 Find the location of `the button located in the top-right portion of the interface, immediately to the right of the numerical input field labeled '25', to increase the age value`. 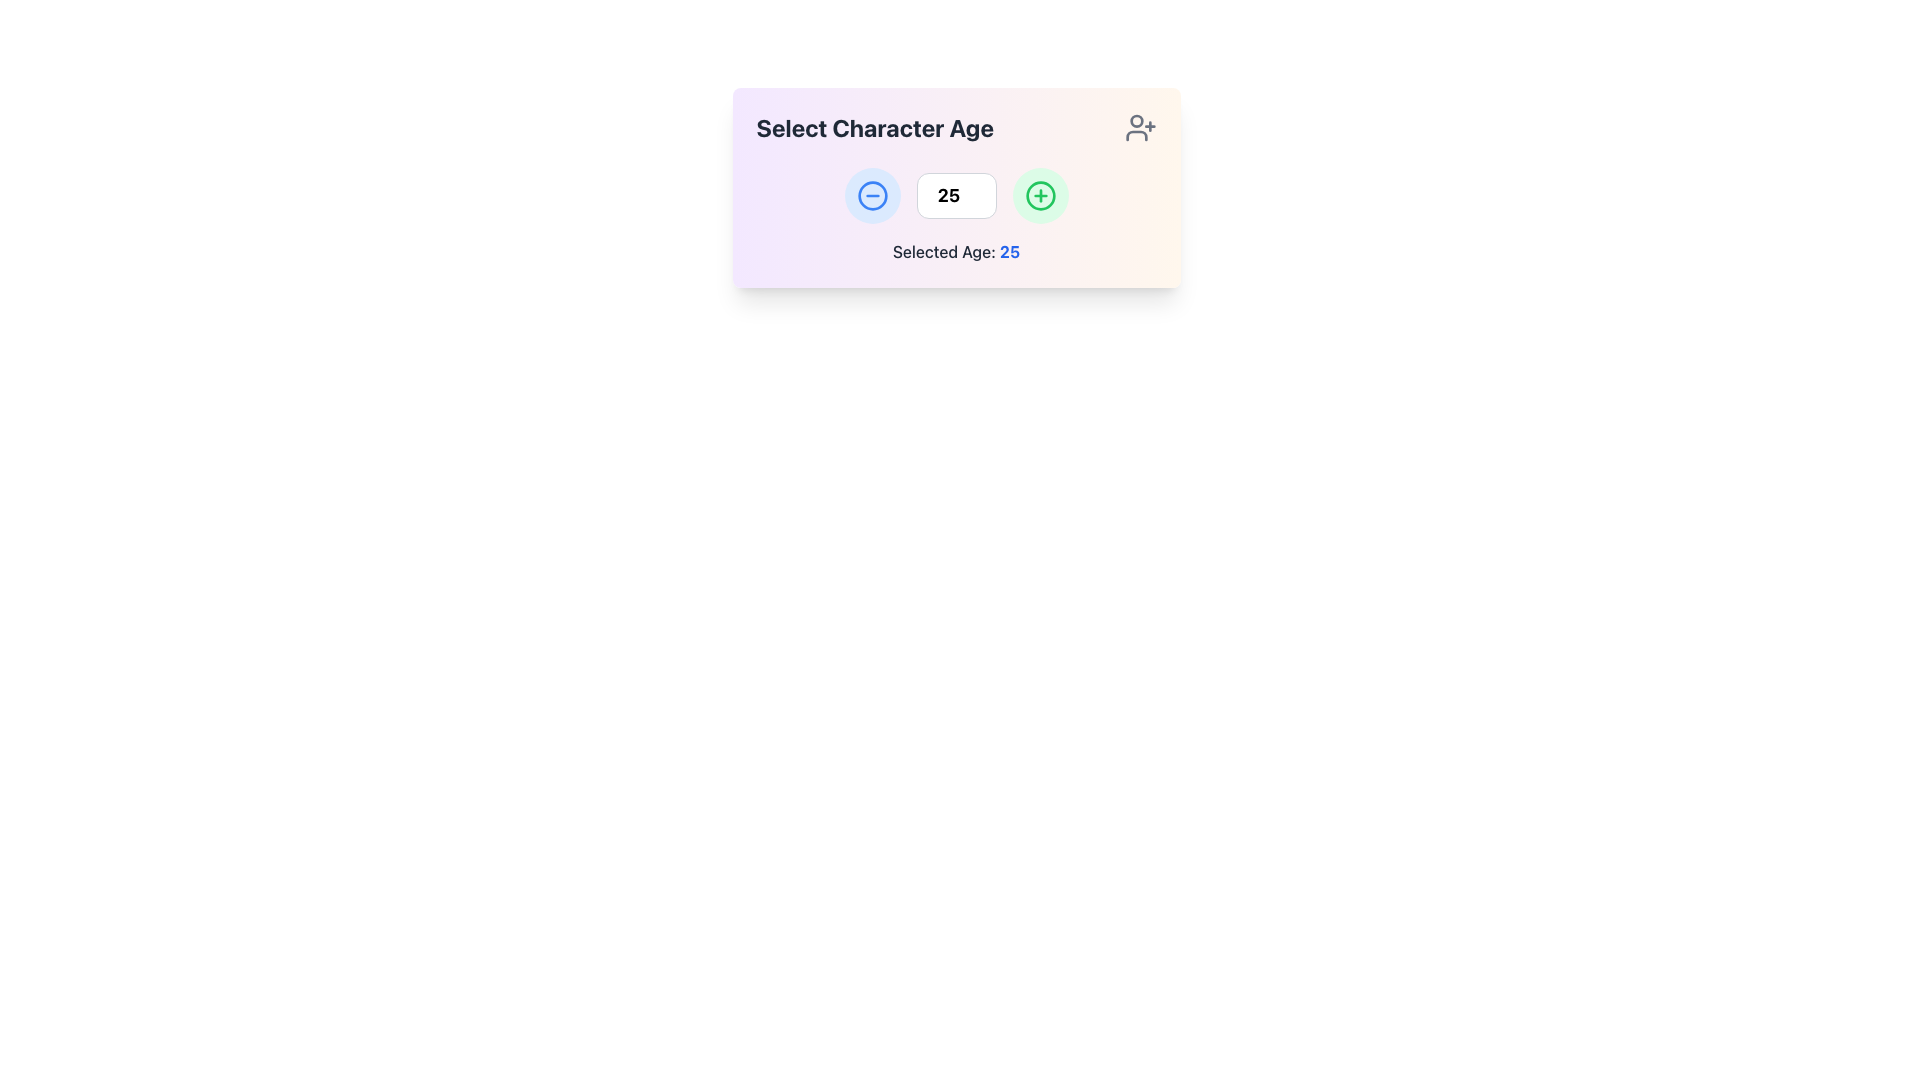

the button located in the top-right portion of the interface, immediately to the right of the numerical input field labeled '25', to increase the age value is located at coordinates (1040, 196).